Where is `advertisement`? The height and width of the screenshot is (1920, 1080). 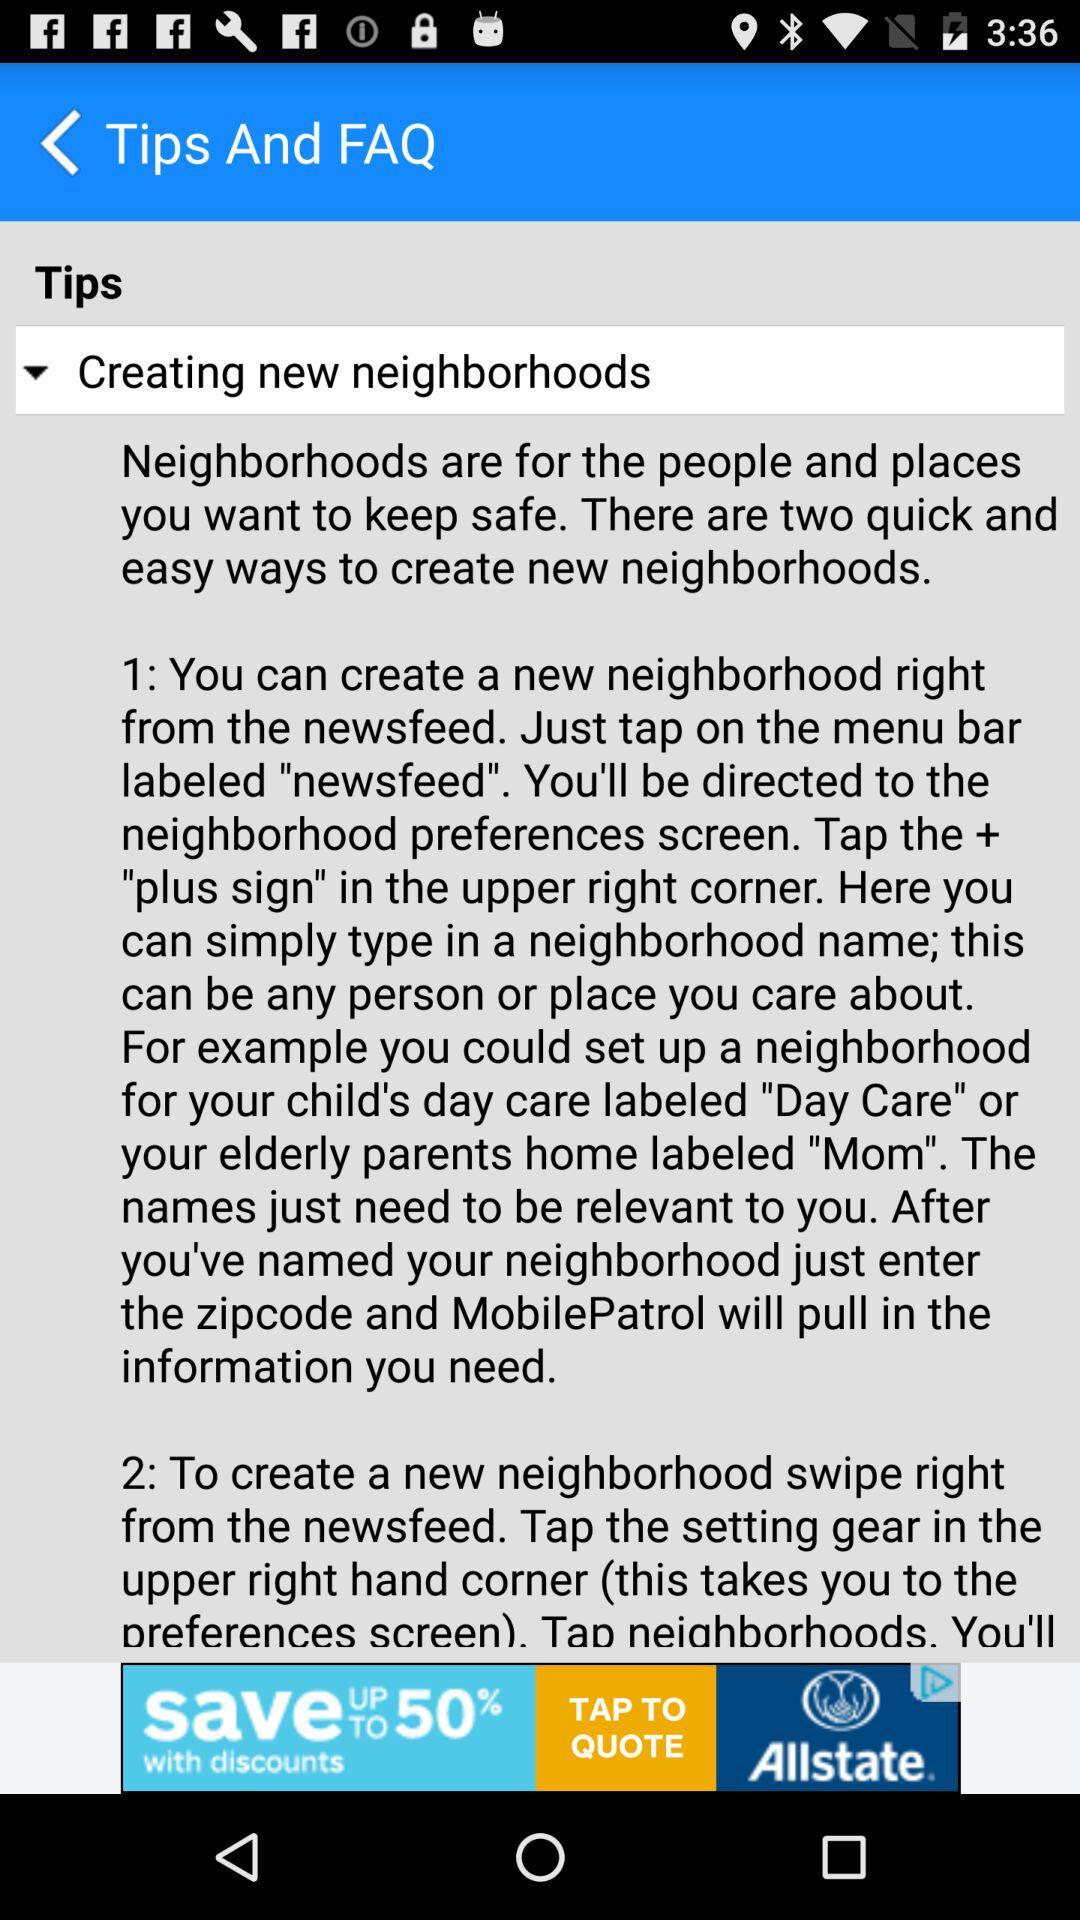 advertisement is located at coordinates (540, 1727).